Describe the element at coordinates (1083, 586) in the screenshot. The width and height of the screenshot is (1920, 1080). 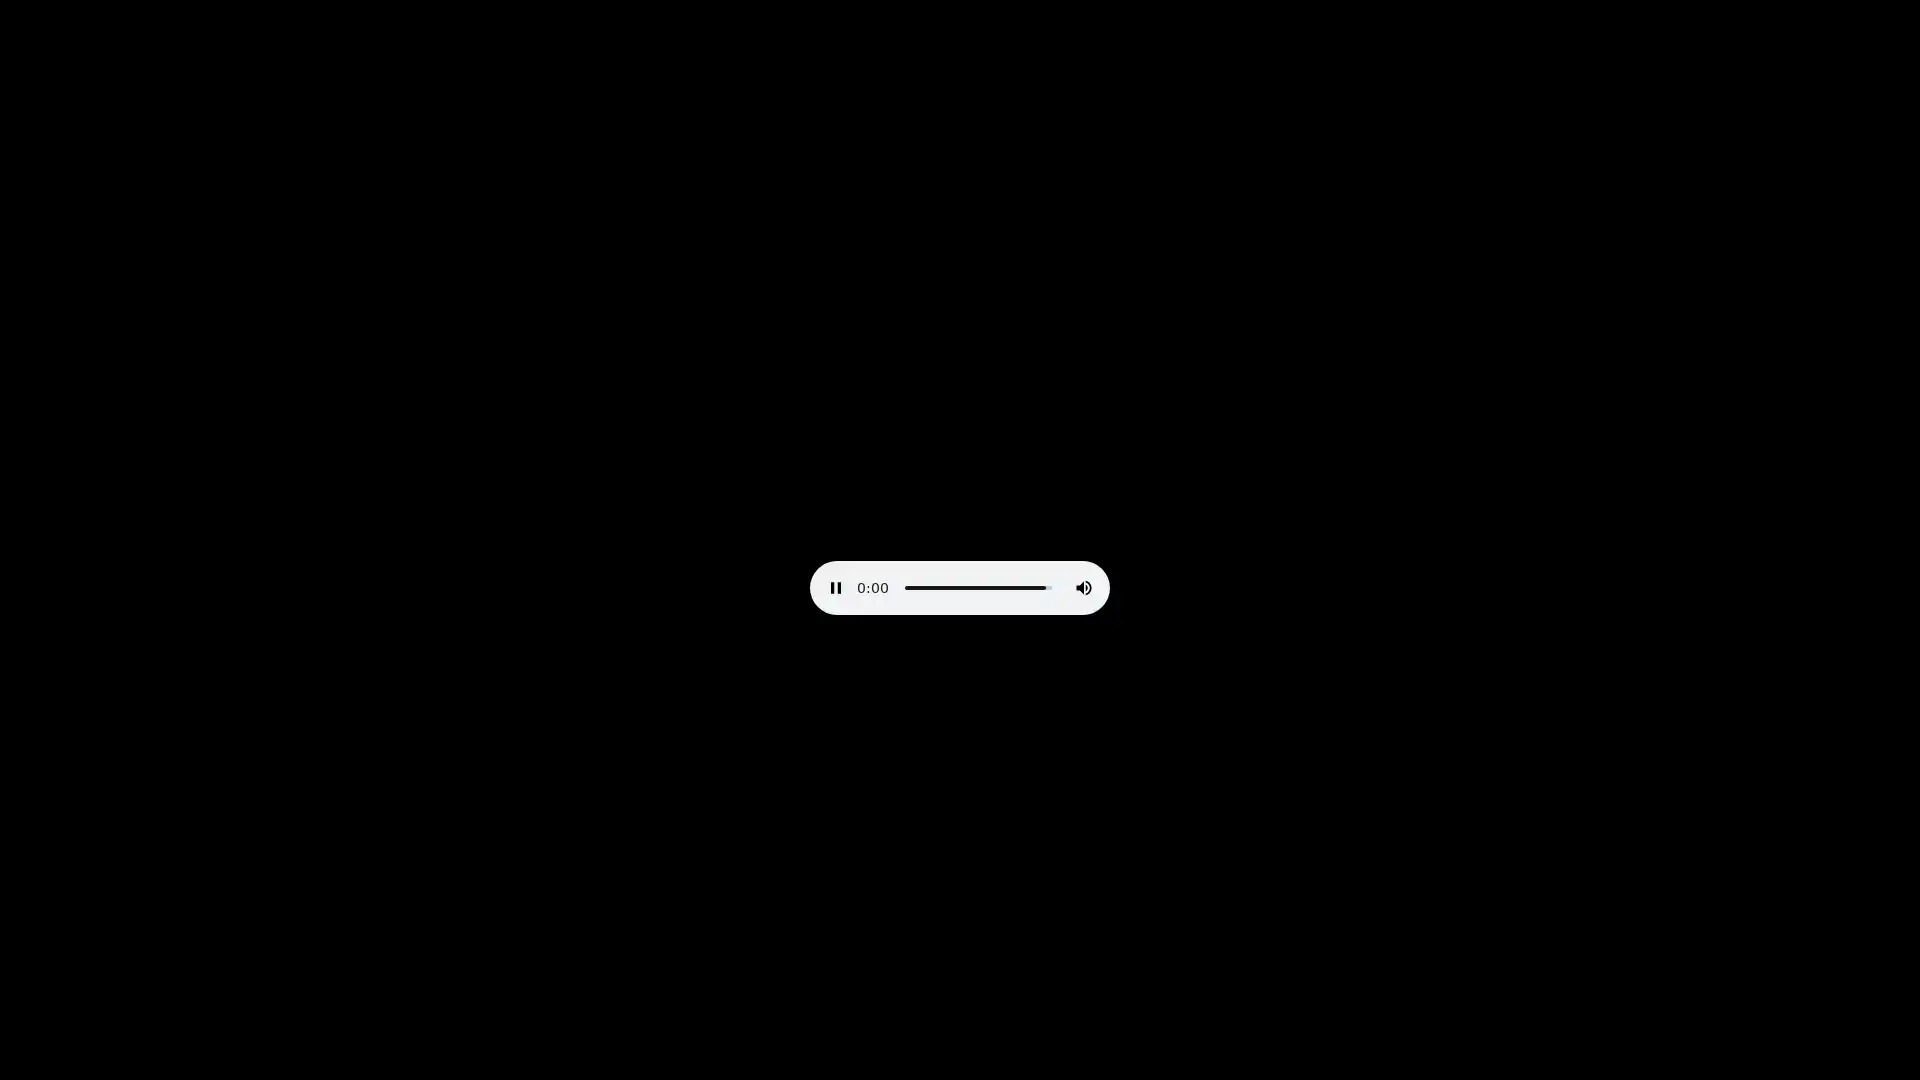
I see `mute` at that location.